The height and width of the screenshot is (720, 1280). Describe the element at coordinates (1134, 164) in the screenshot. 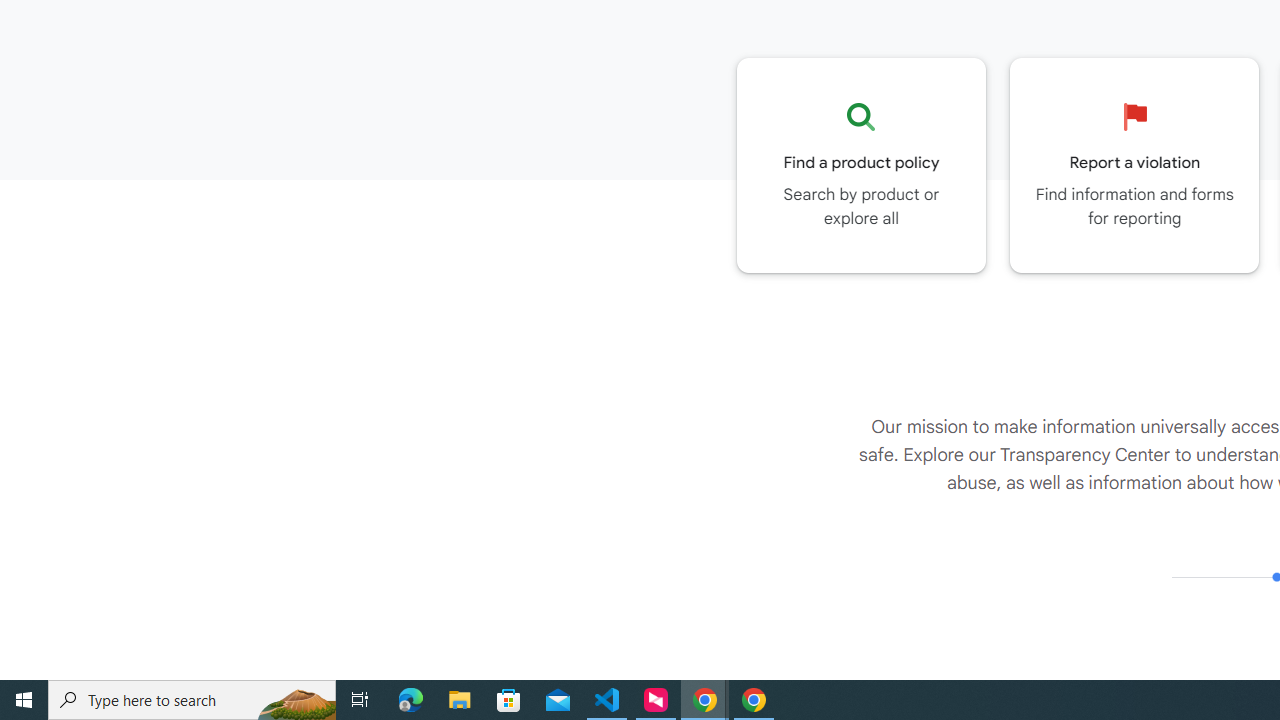

I see `'Go to the Reporting and appeals page'` at that location.